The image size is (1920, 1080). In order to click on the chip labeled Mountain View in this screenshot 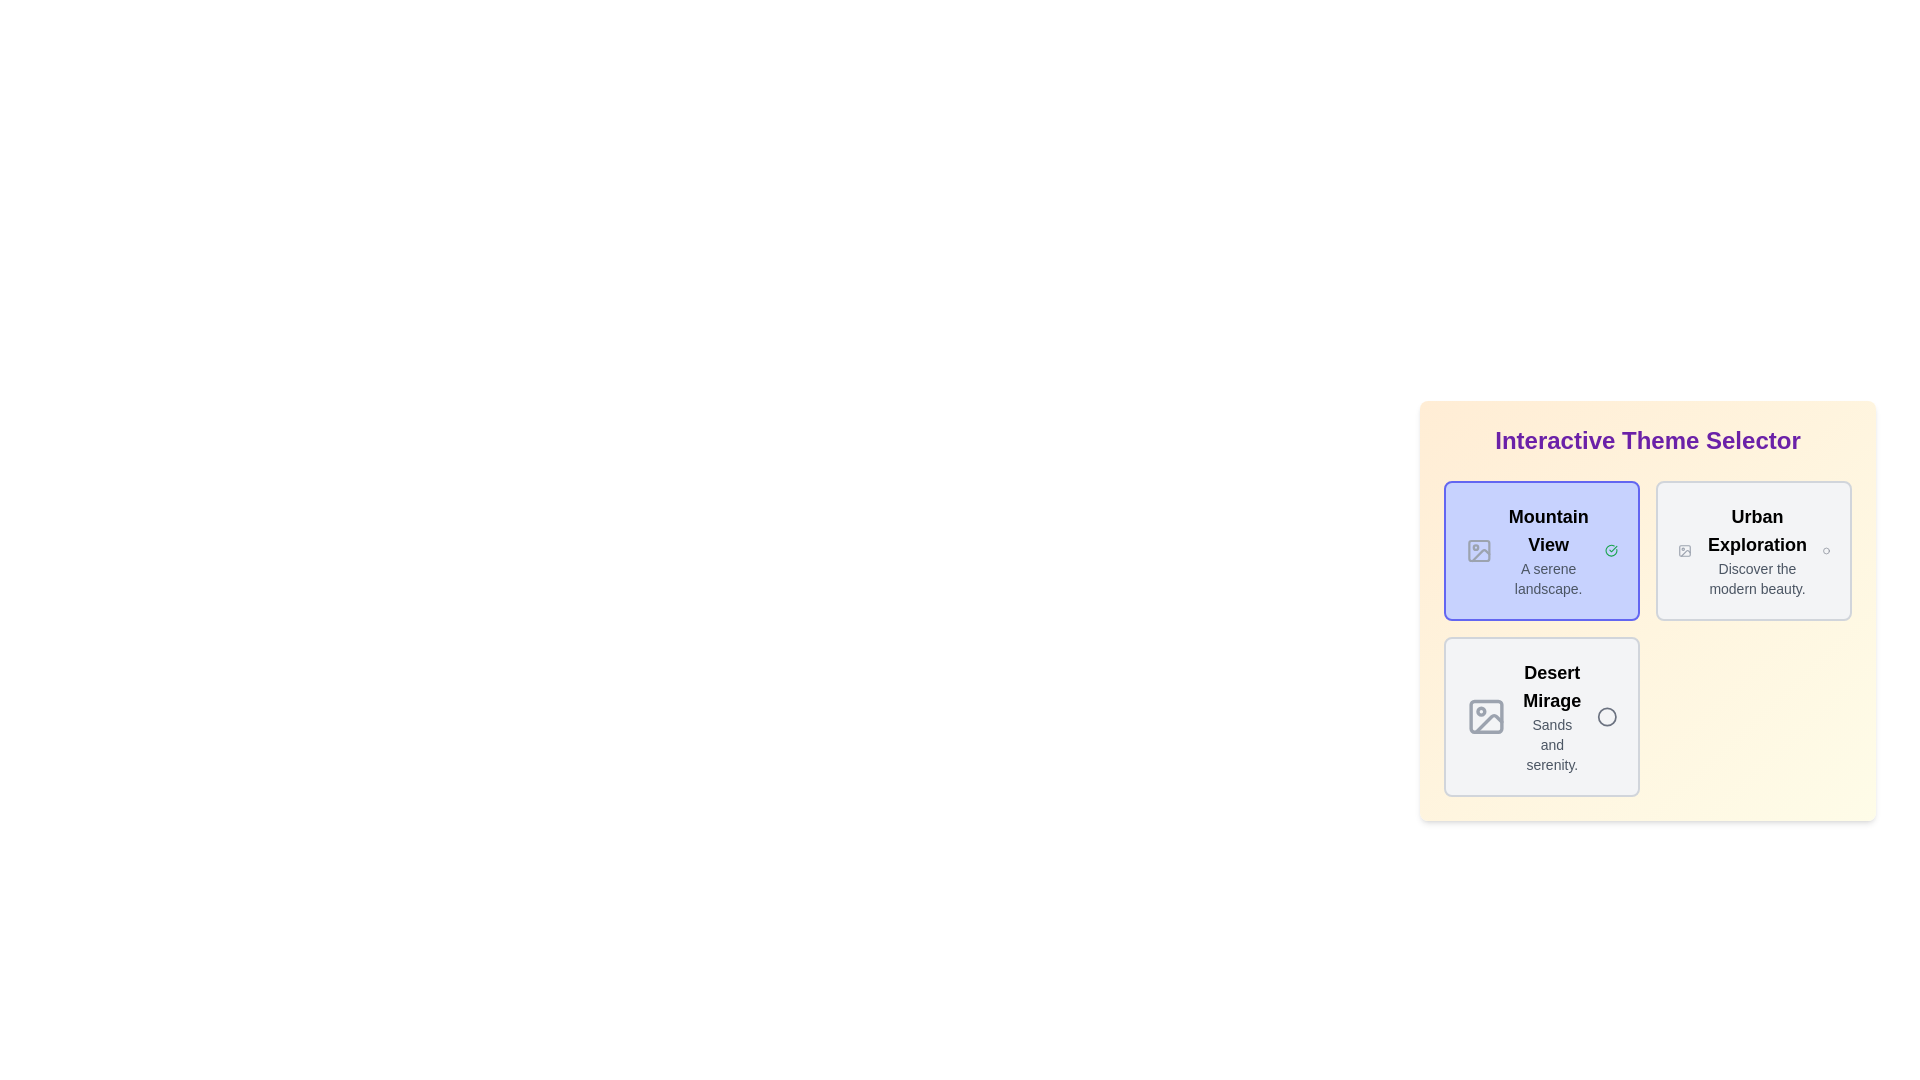, I will do `click(1540, 551)`.